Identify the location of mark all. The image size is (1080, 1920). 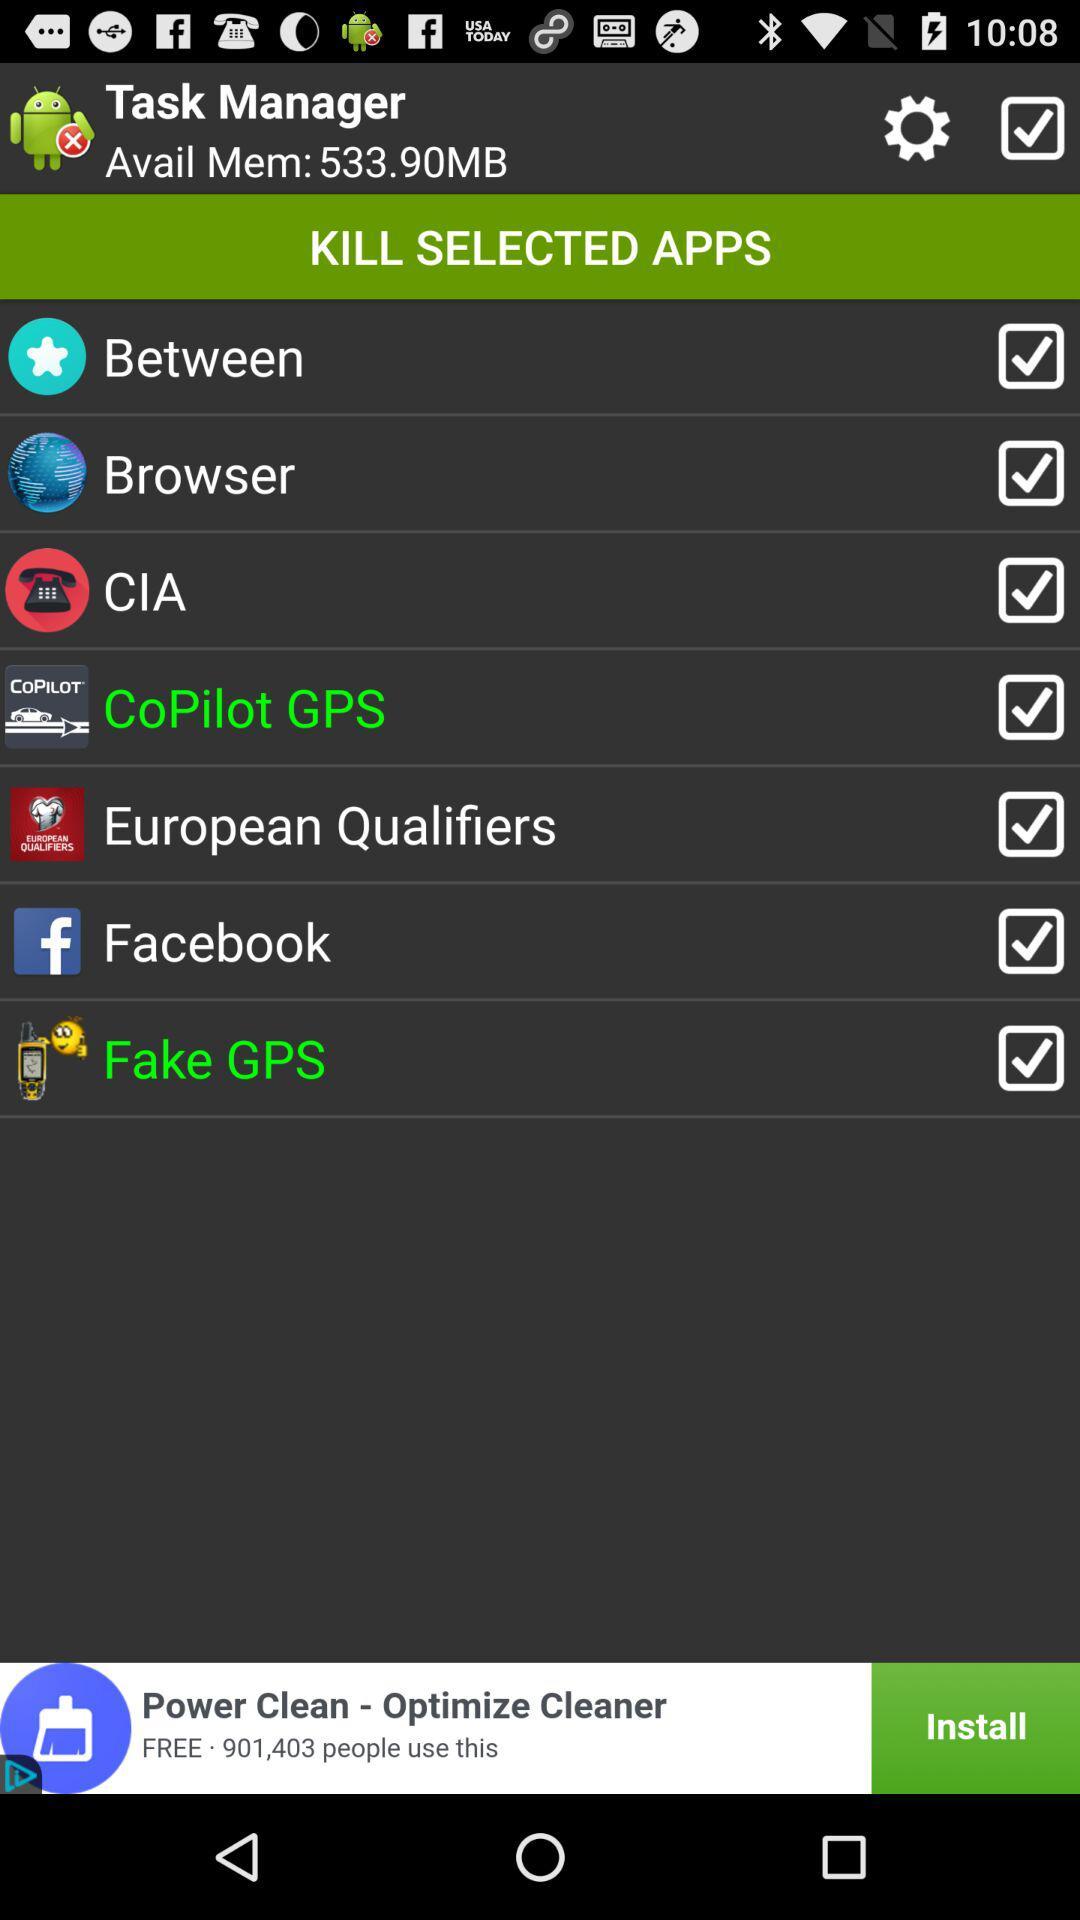
(1027, 127).